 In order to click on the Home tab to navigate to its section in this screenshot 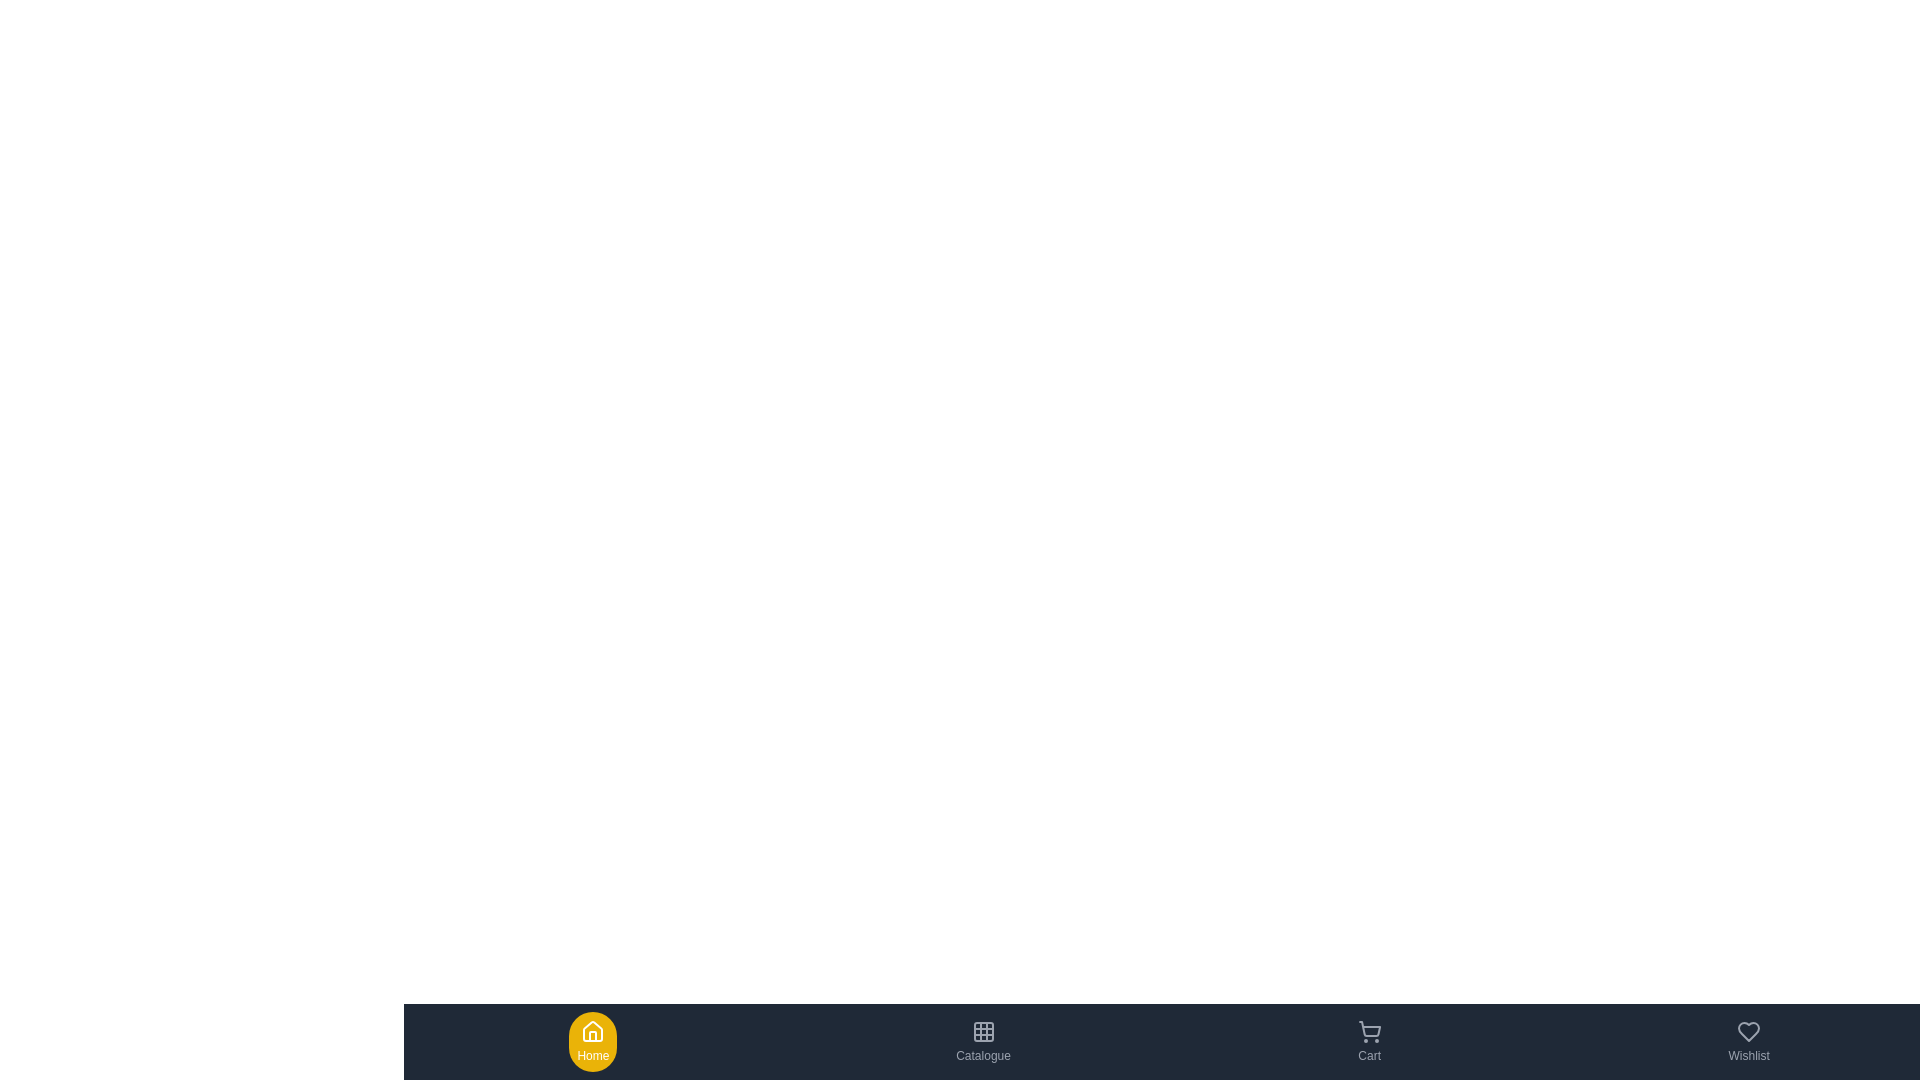, I will do `click(592, 1040)`.